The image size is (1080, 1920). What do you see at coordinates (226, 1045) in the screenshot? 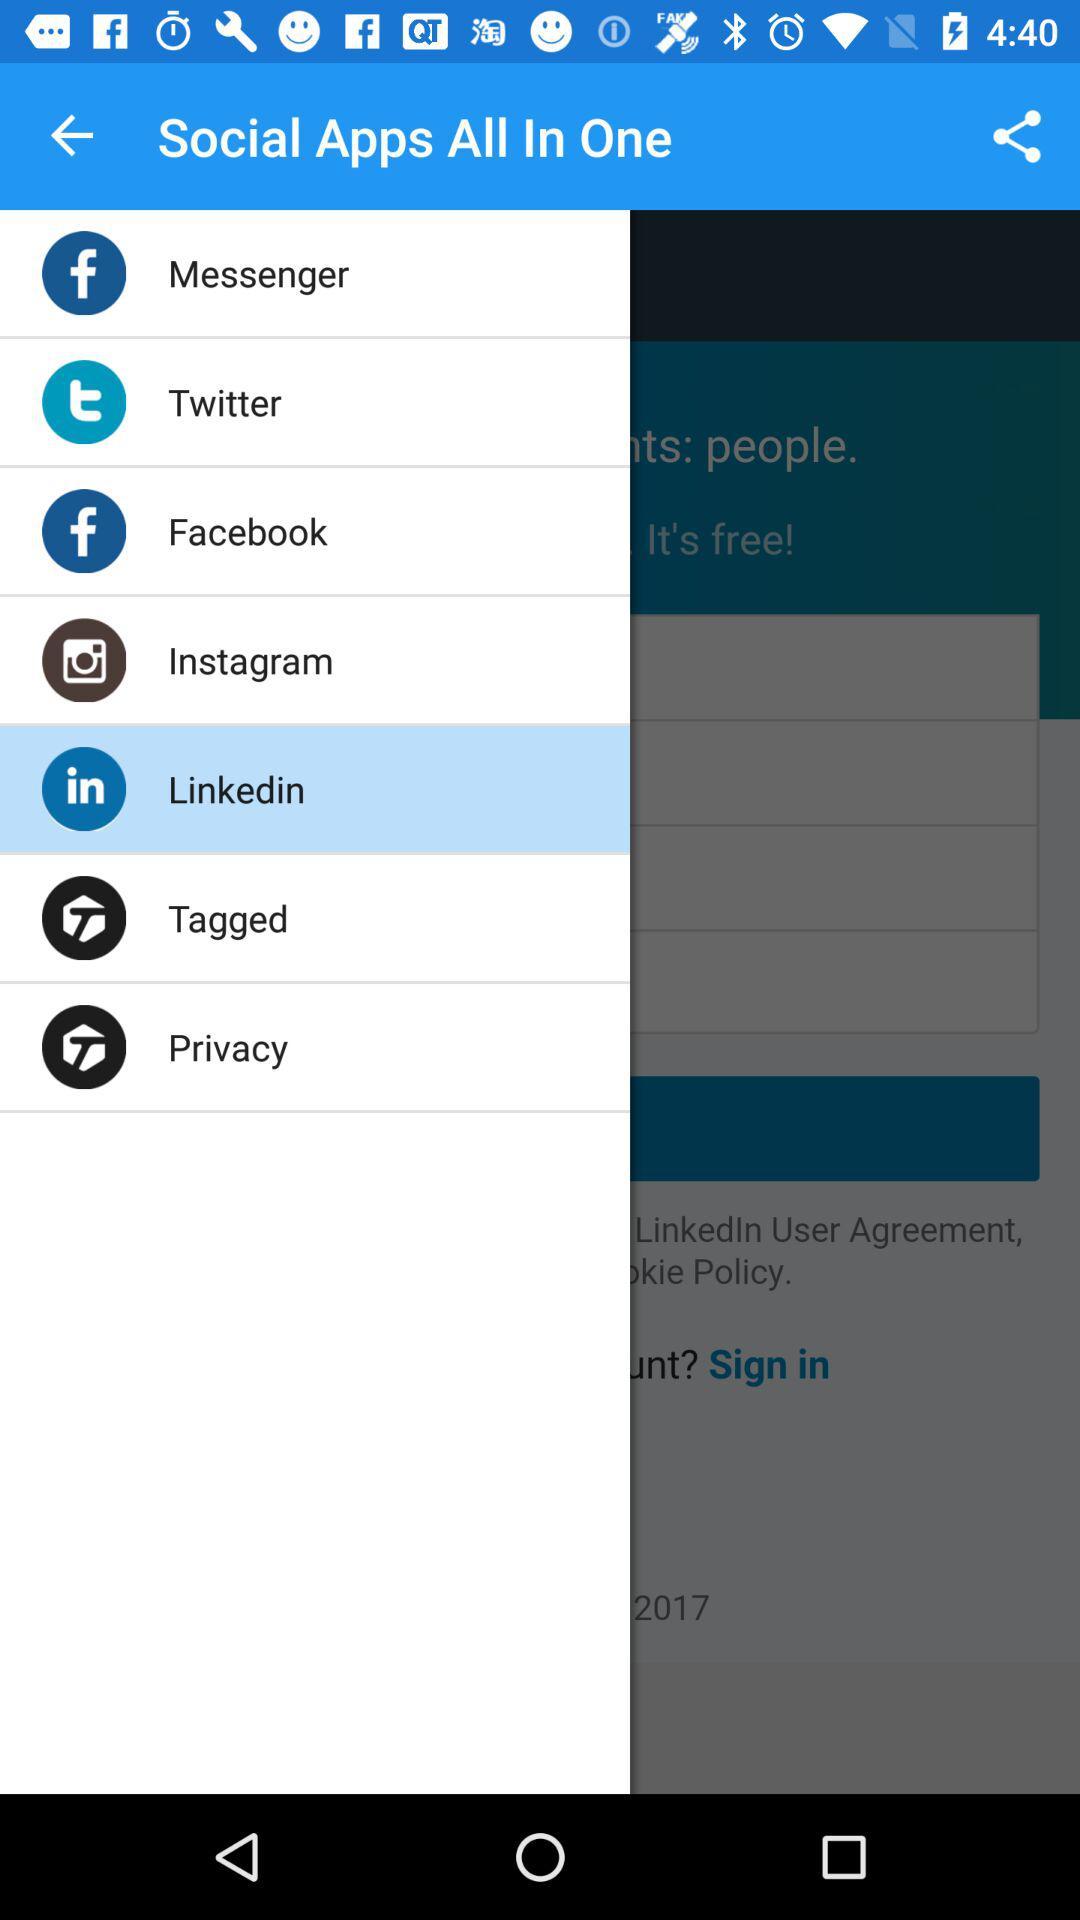
I see `the privacy` at bounding box center [226, 1045].